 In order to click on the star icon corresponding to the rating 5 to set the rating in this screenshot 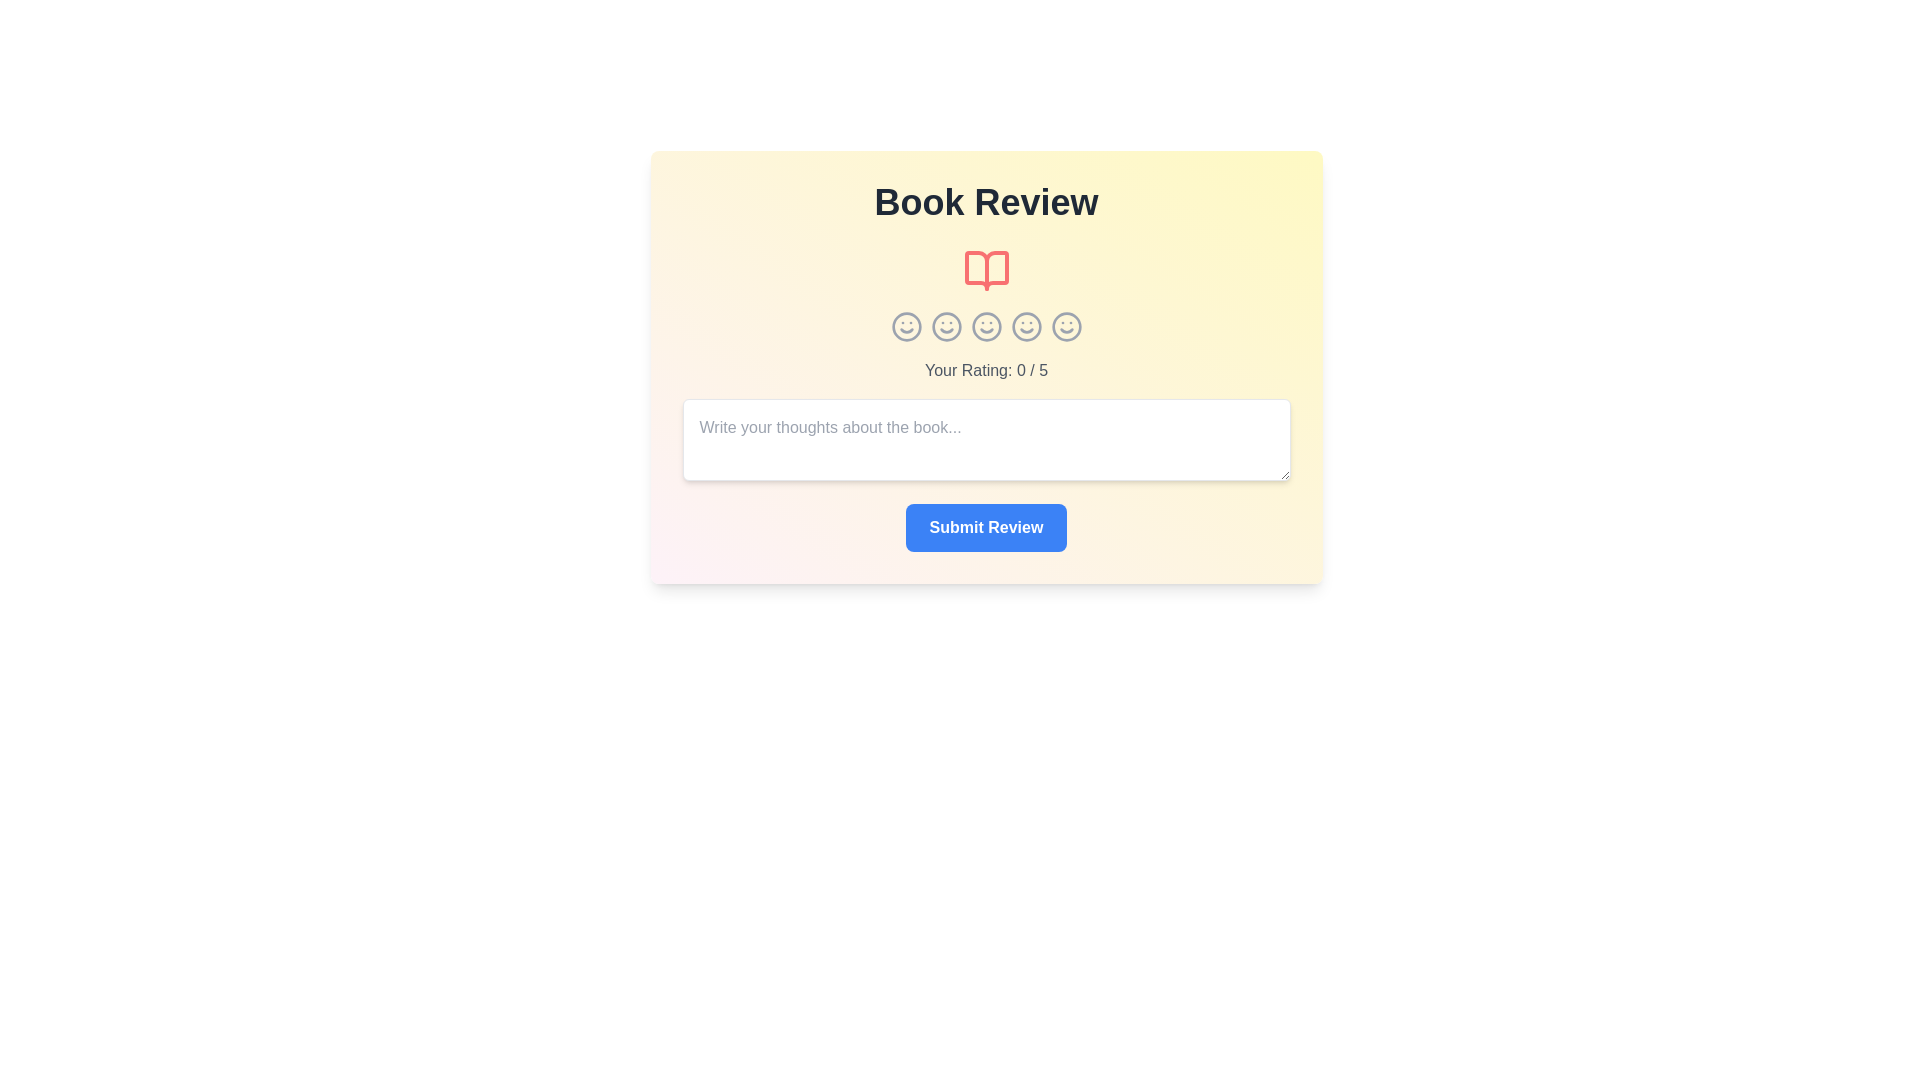, I will do `click(1065, 326)`.